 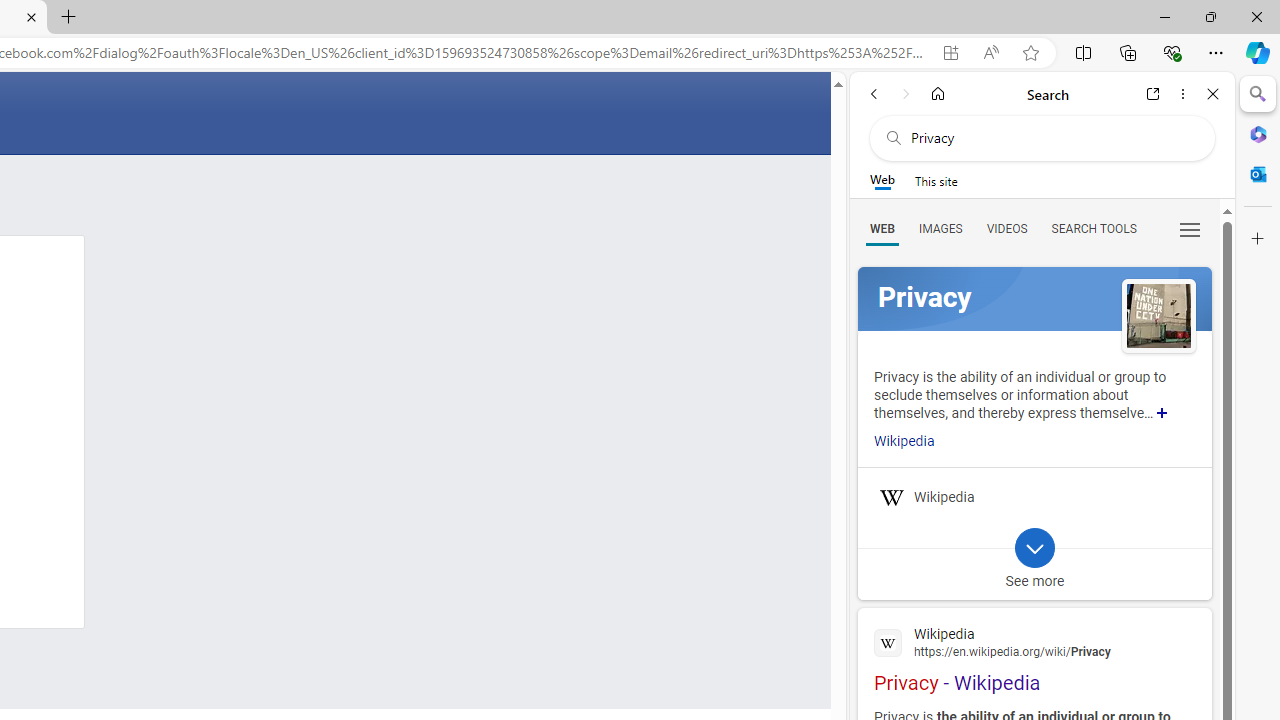 I want to click on 'App available. Install Facebook', so click(x=950, y=52).